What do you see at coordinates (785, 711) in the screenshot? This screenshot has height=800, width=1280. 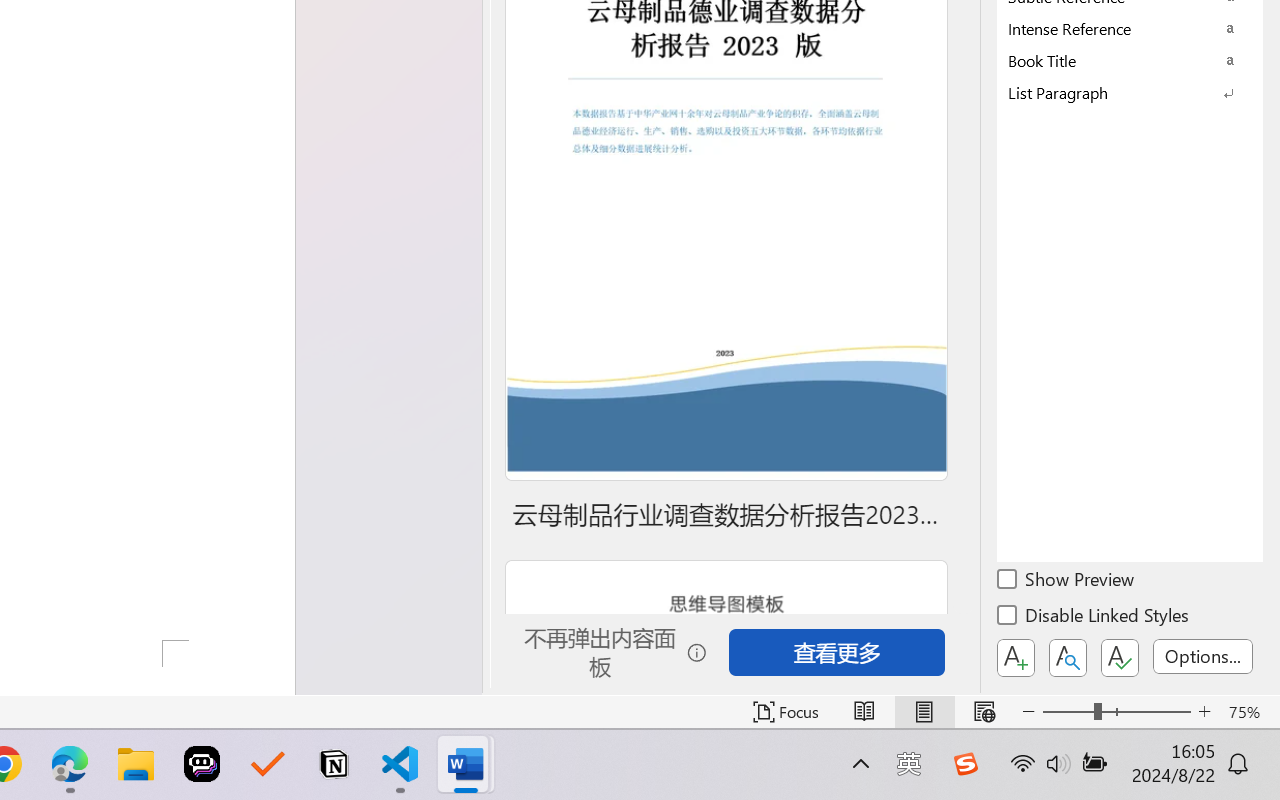 I see `'Focus '` at bounding box center [785, 711].